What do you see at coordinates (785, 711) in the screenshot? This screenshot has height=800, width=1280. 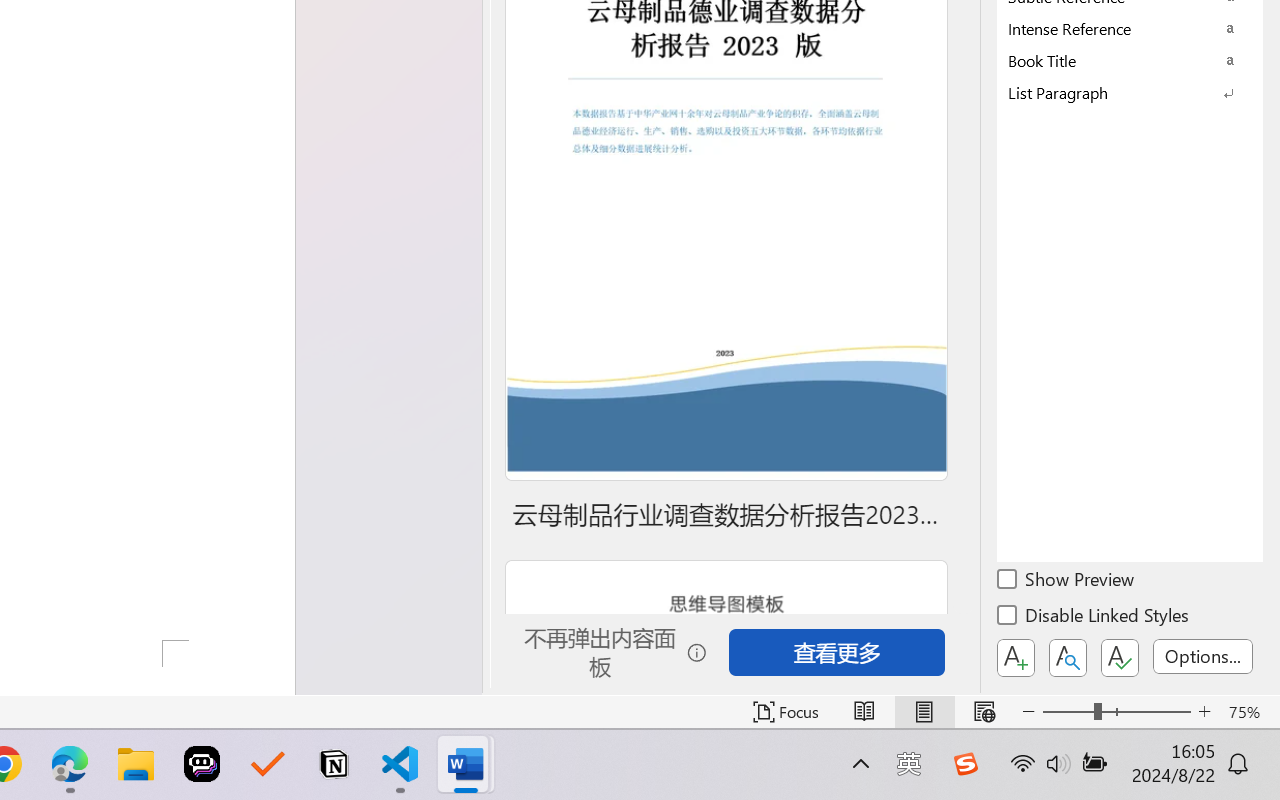 I see `'Focus '` at bounding box center [785, 711].